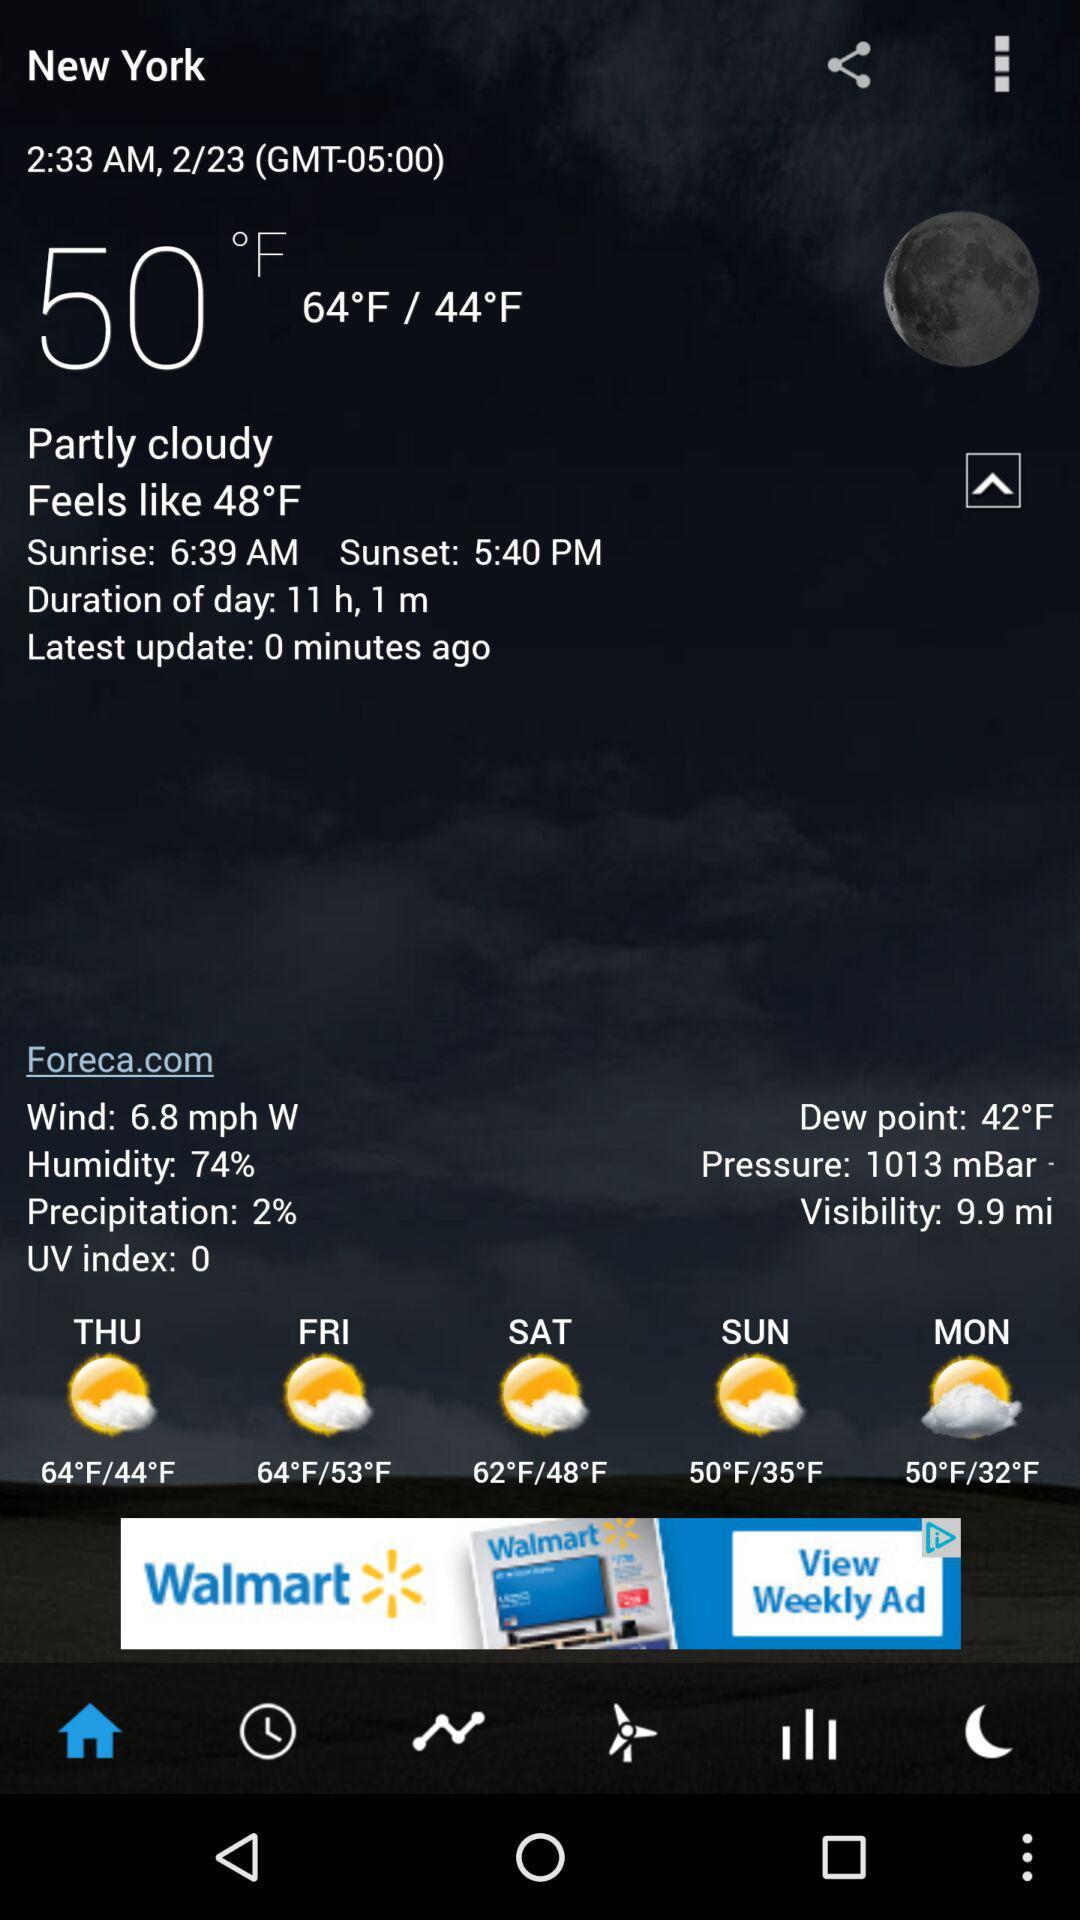 This screenshot has height=1920, width=1080. Describe the element at coordinates (848, 68) in the screenshot. I see `the share icon` at that location.